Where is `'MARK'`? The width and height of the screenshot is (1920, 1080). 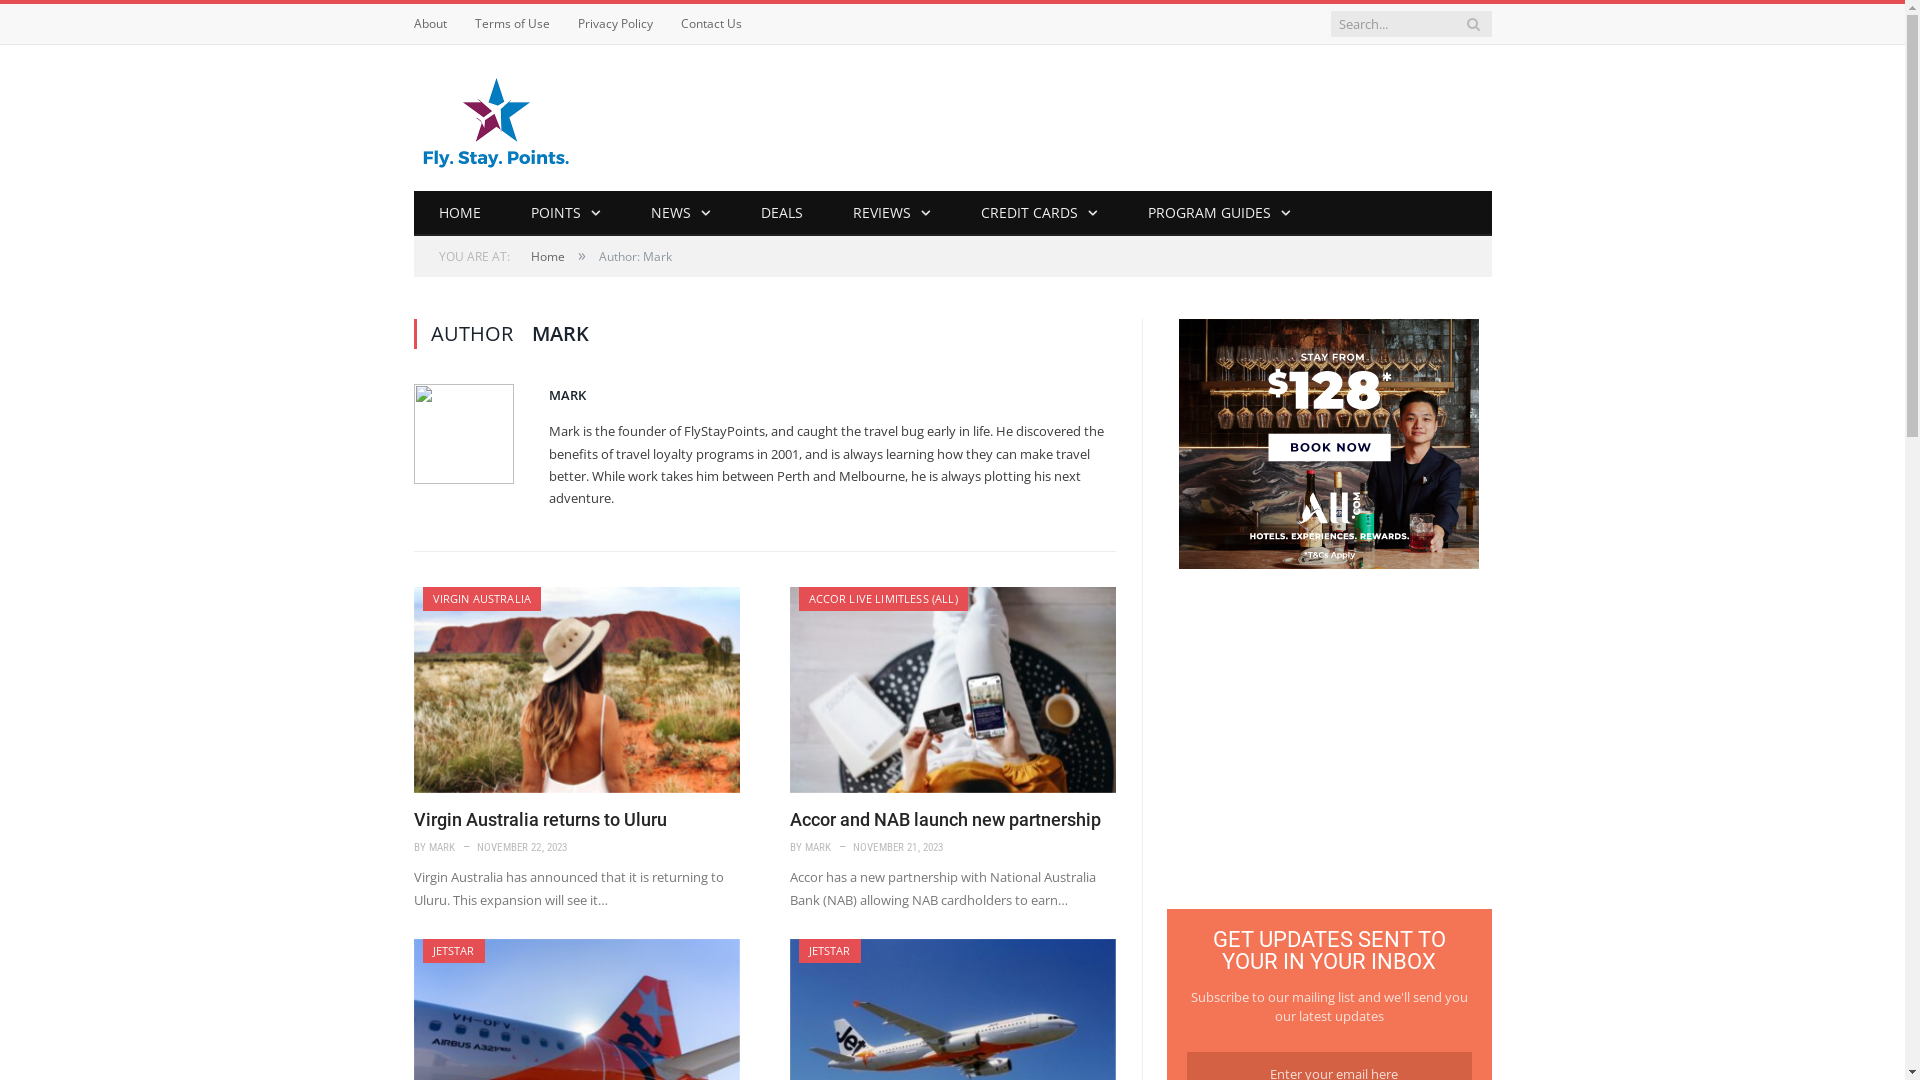 'MARK' is located at coordinates (441, 847).